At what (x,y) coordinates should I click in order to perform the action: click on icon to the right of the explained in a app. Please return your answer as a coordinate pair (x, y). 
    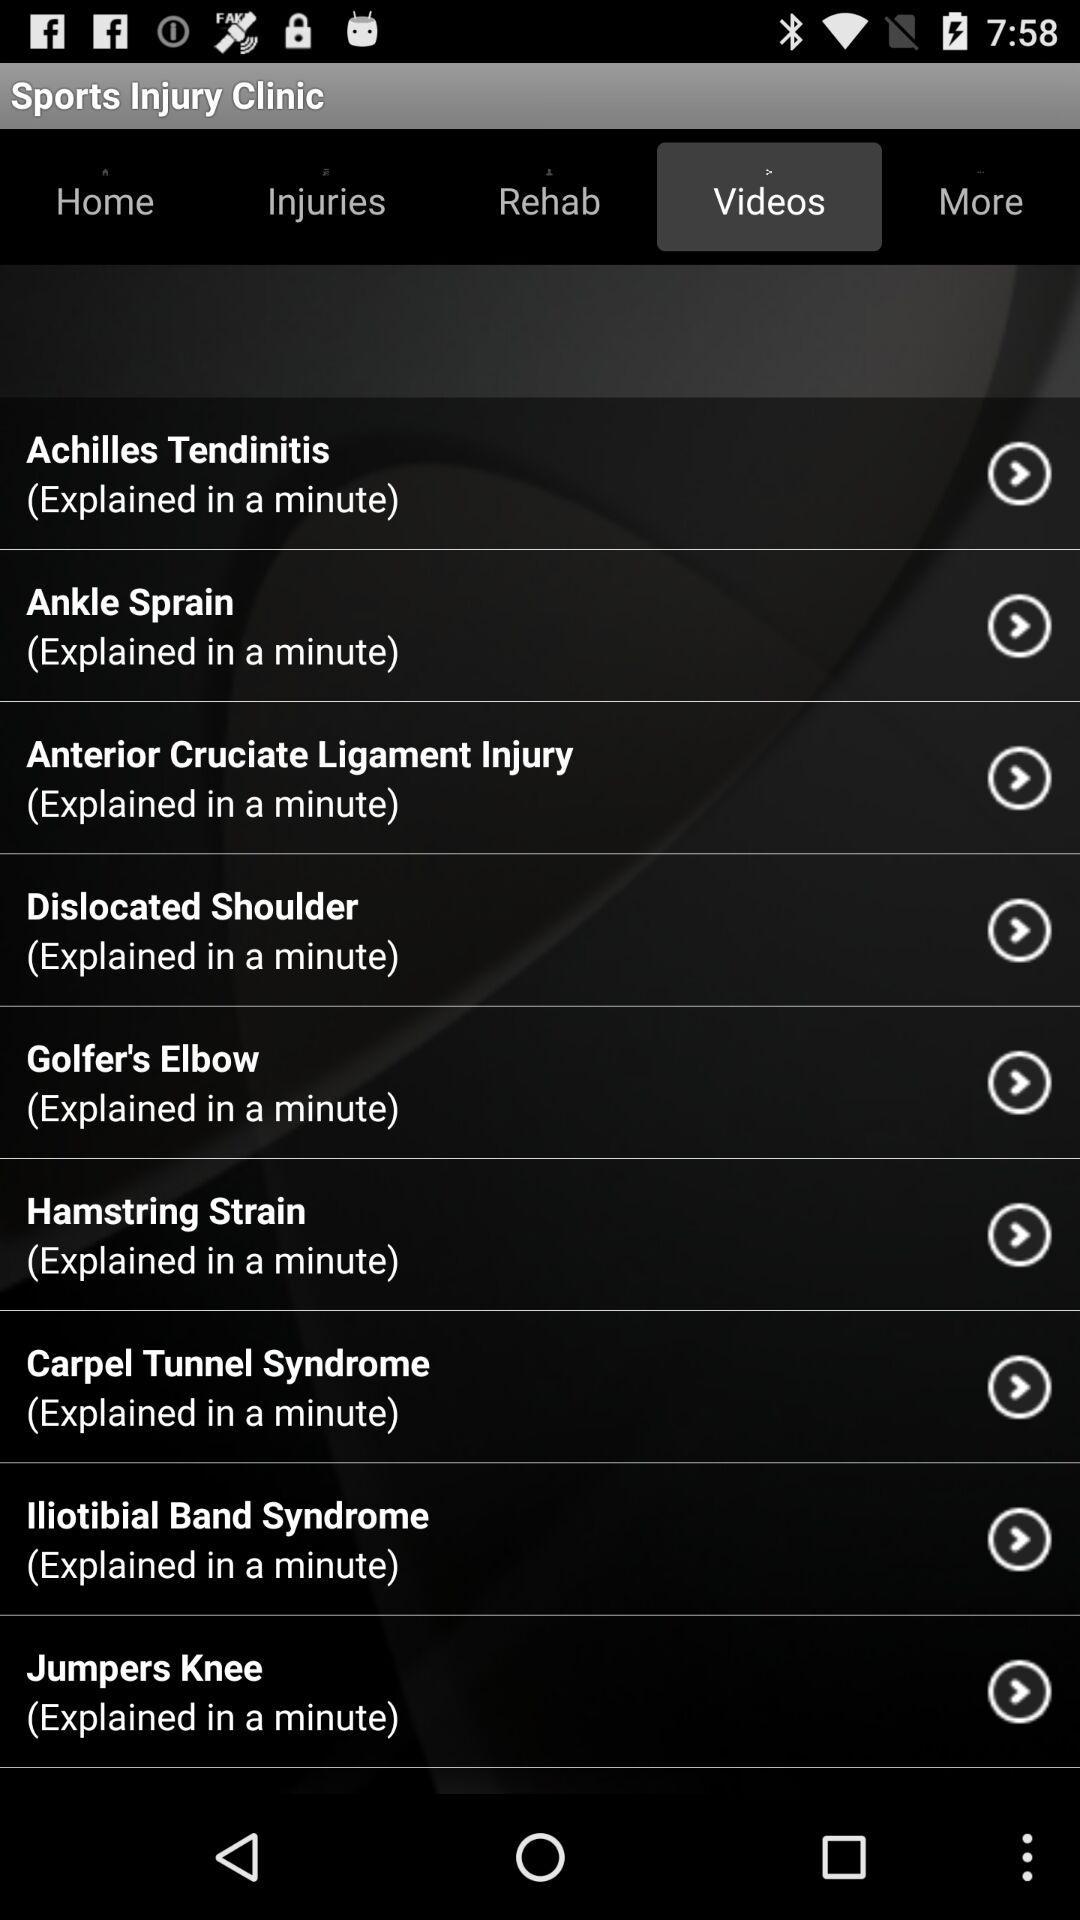
    Looking at the image, I should click on (1019, 472).